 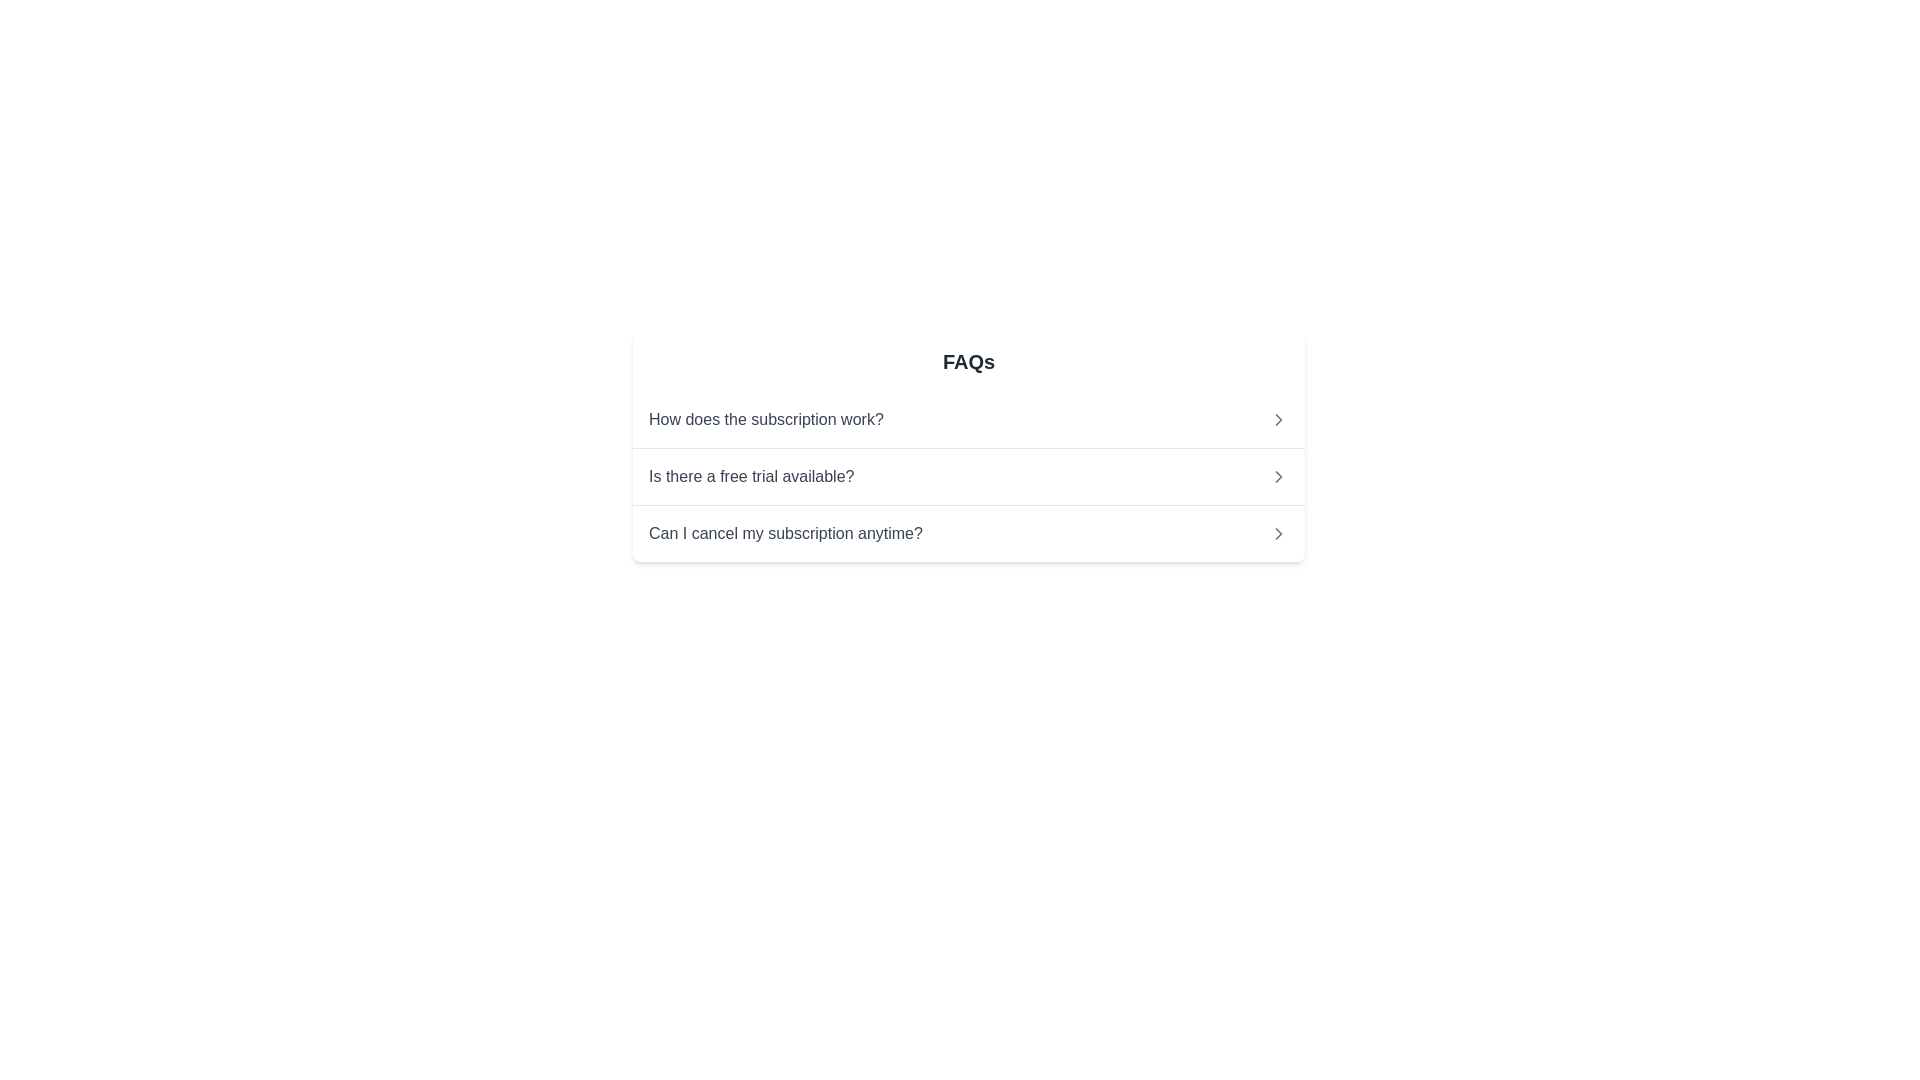 I want to click on the chevron icon located on the far right of the row containing the question 'Can I cancel my subscription anytime?', so click(x=1277, y=532).